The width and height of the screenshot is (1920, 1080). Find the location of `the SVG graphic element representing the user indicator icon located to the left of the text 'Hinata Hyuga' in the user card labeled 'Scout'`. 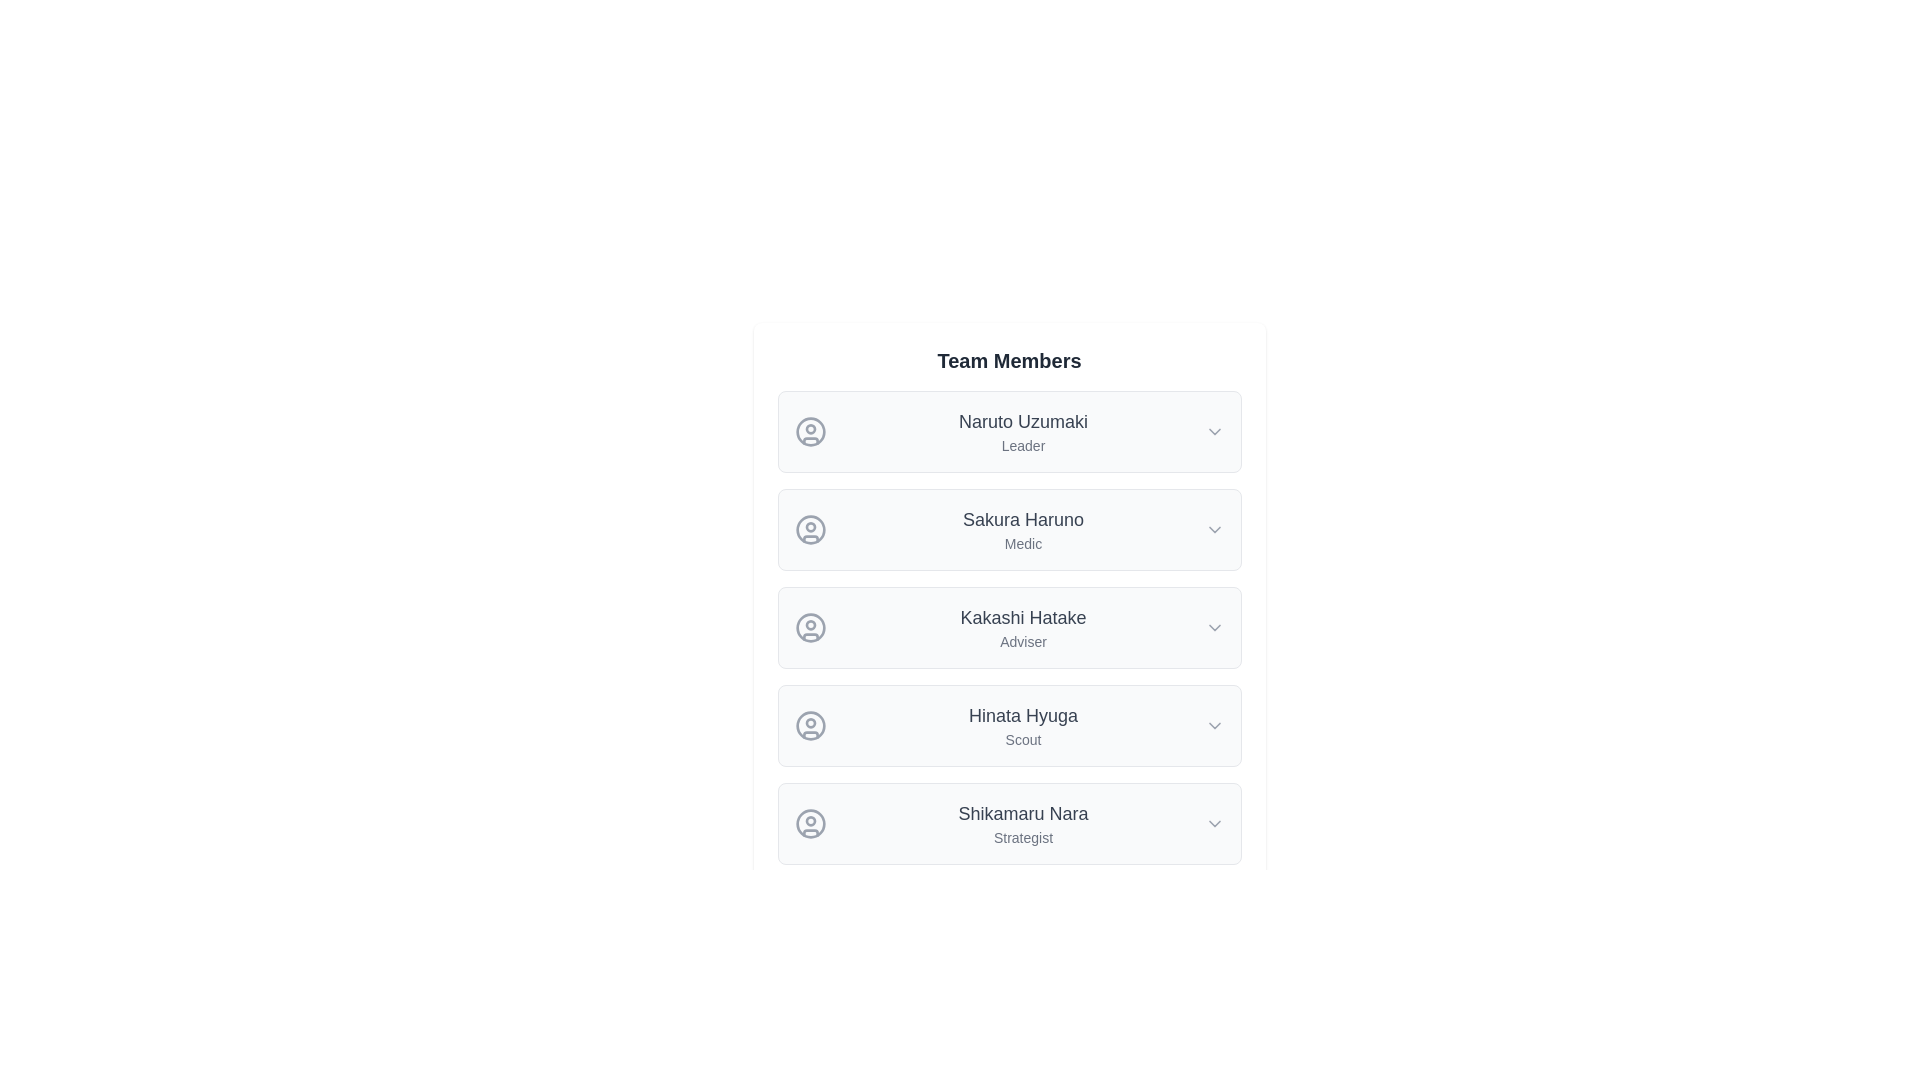

the SVG graphic element representing the user indicator icon located to the left of the text 'Hinata Hyuga' in the user card labeled 'Scout' is located at coordinates (810, 725).